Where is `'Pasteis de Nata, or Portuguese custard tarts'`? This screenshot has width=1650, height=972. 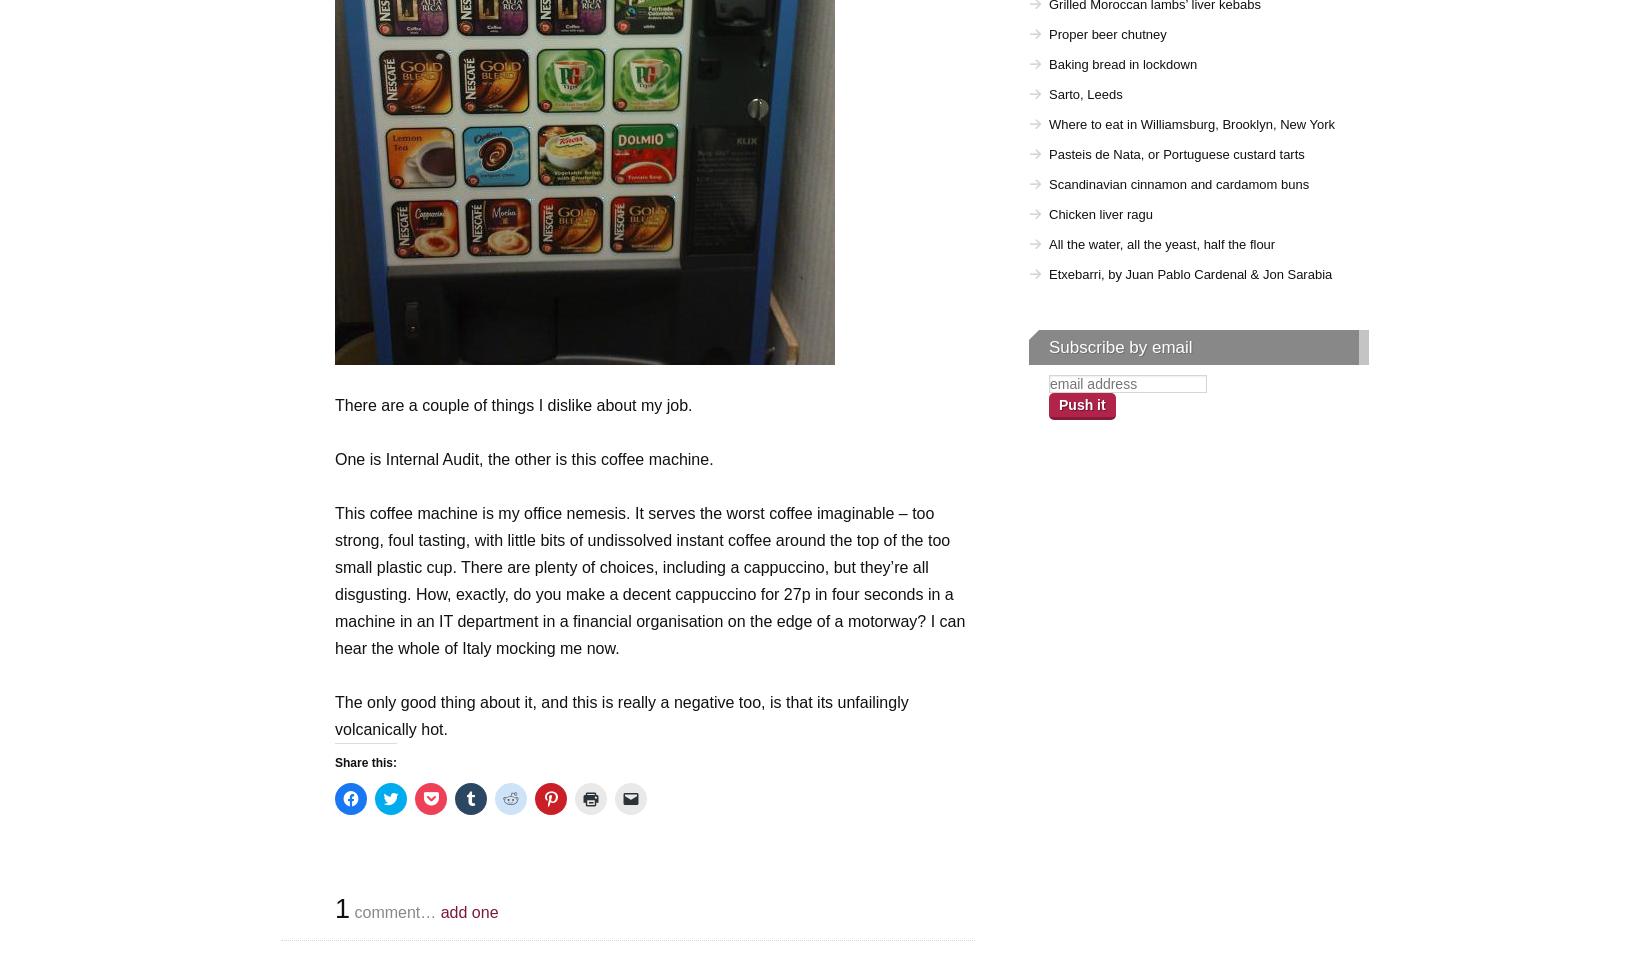
'Pasteis de Nata, or Portuguese custard tarts' is located at coordinates (1049, 154).